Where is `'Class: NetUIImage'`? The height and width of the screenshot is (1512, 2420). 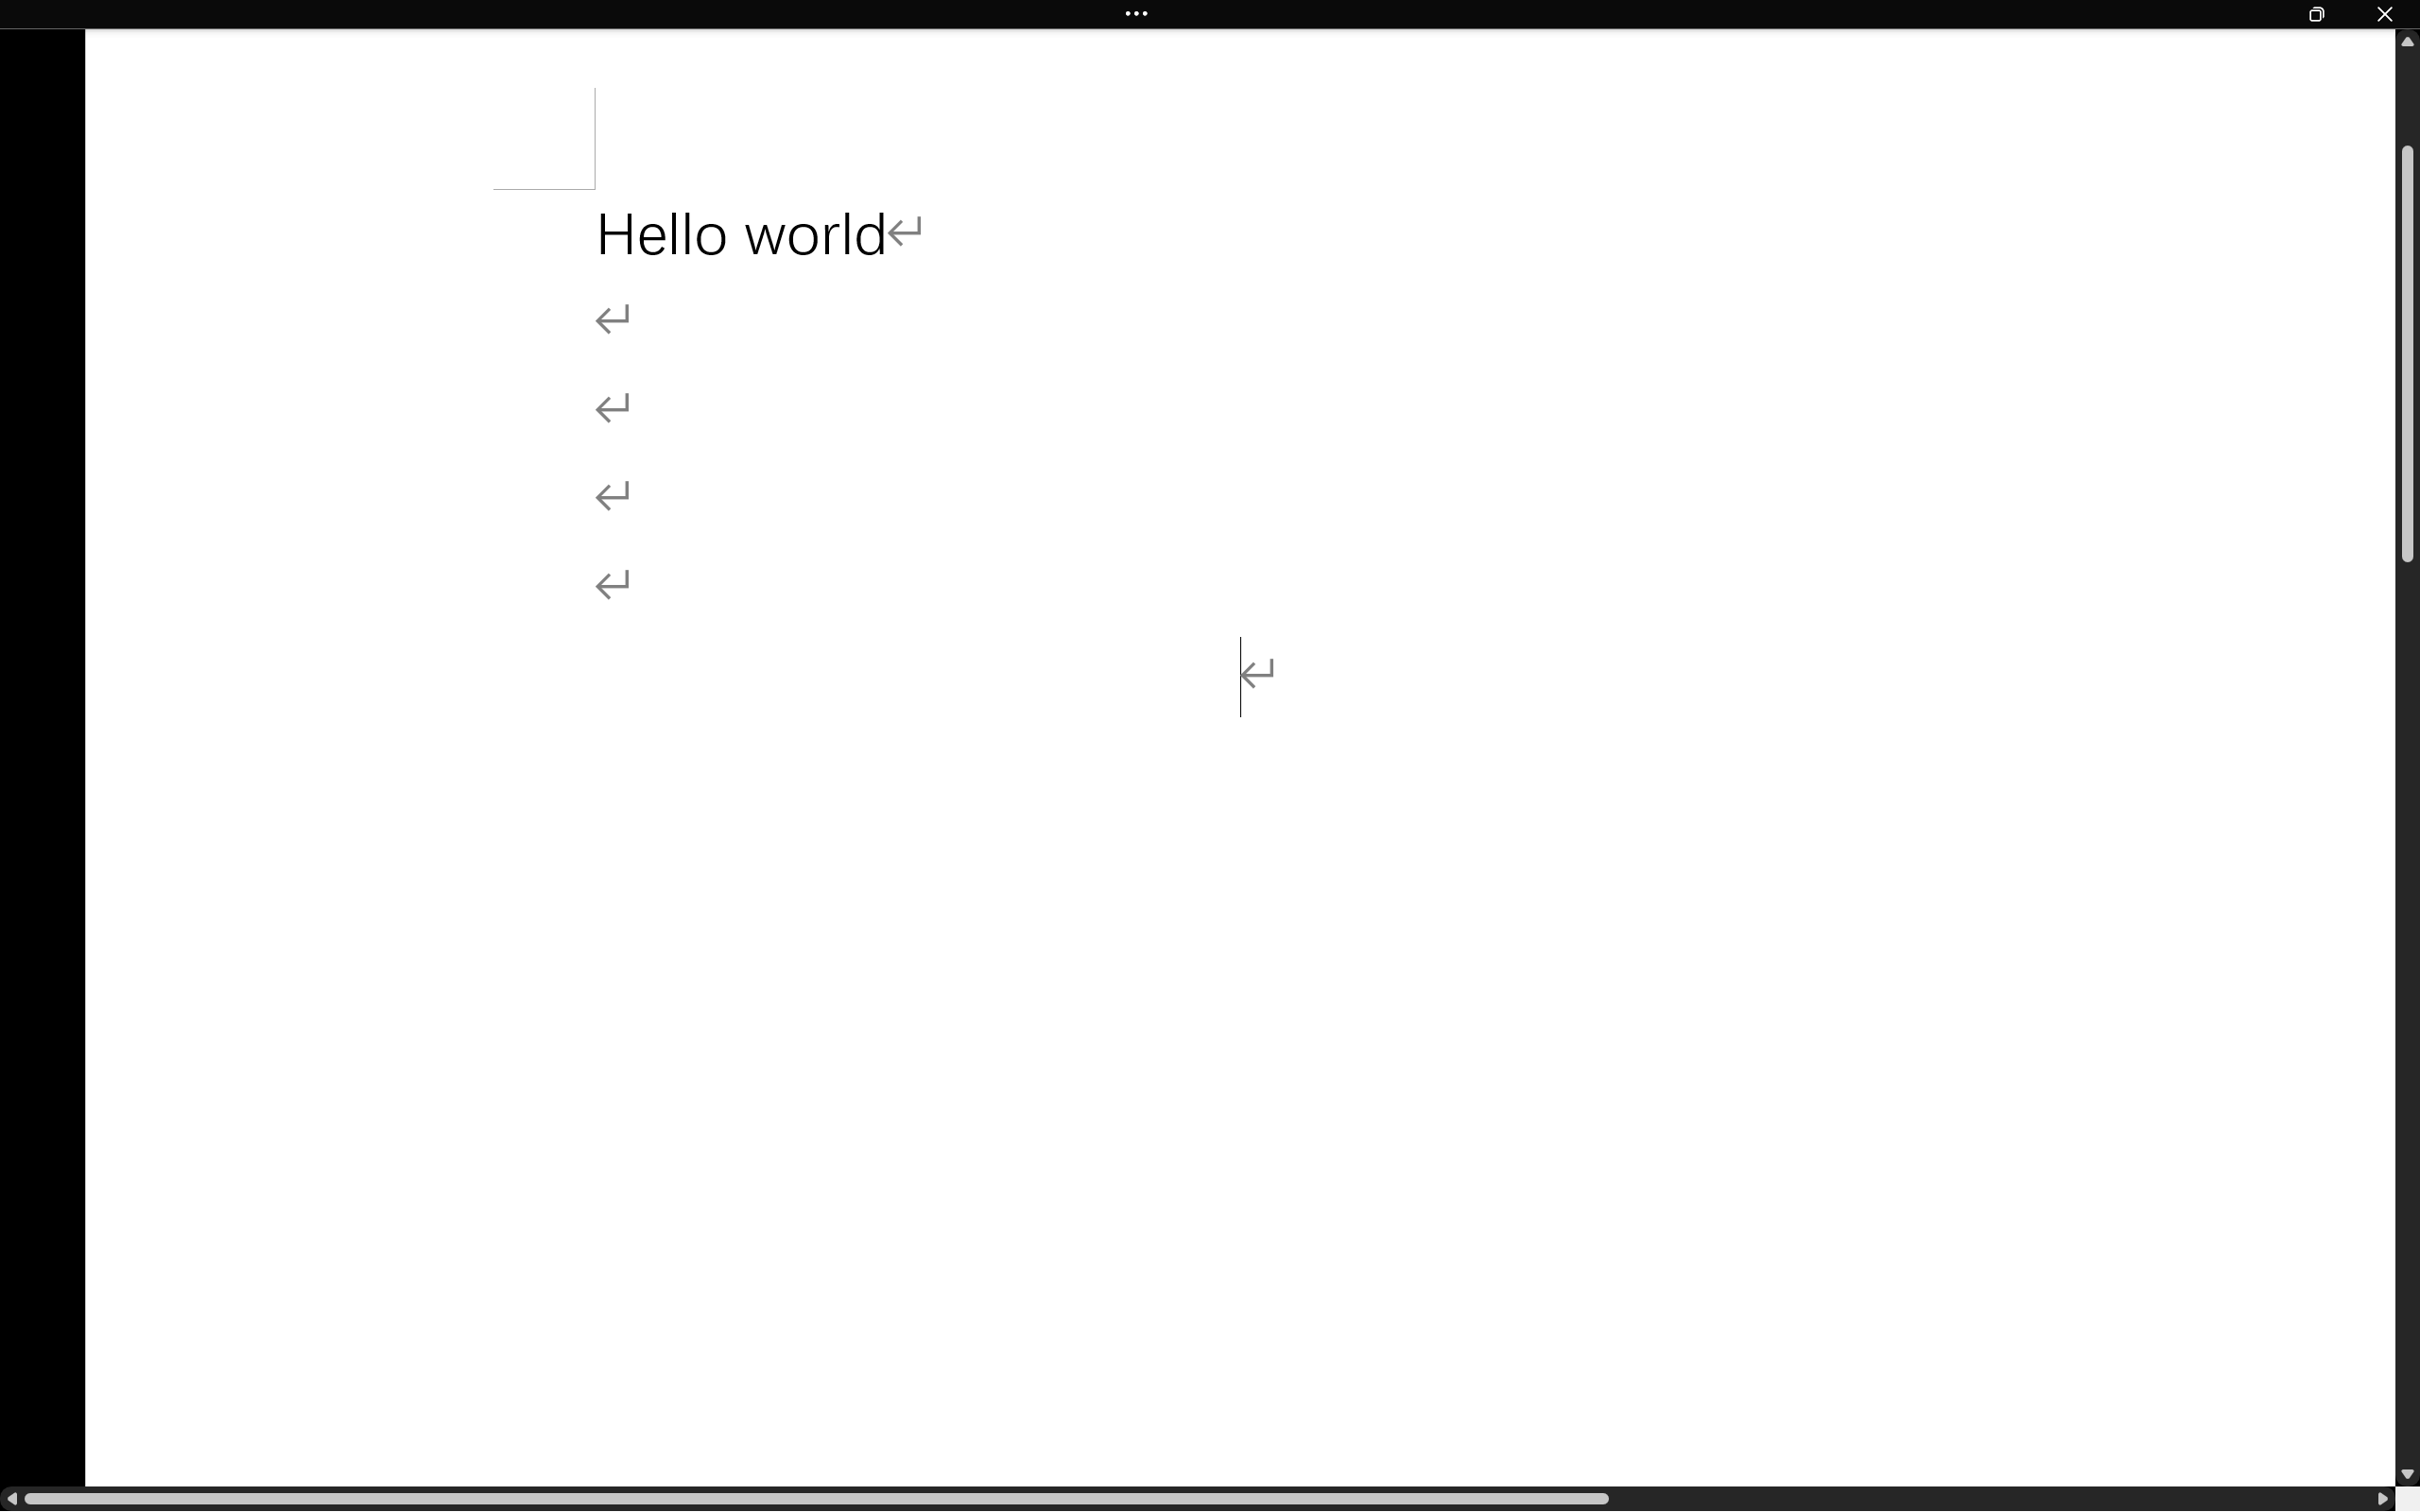 'Class: NetUIImage' is located at coordinates (1137, 13).